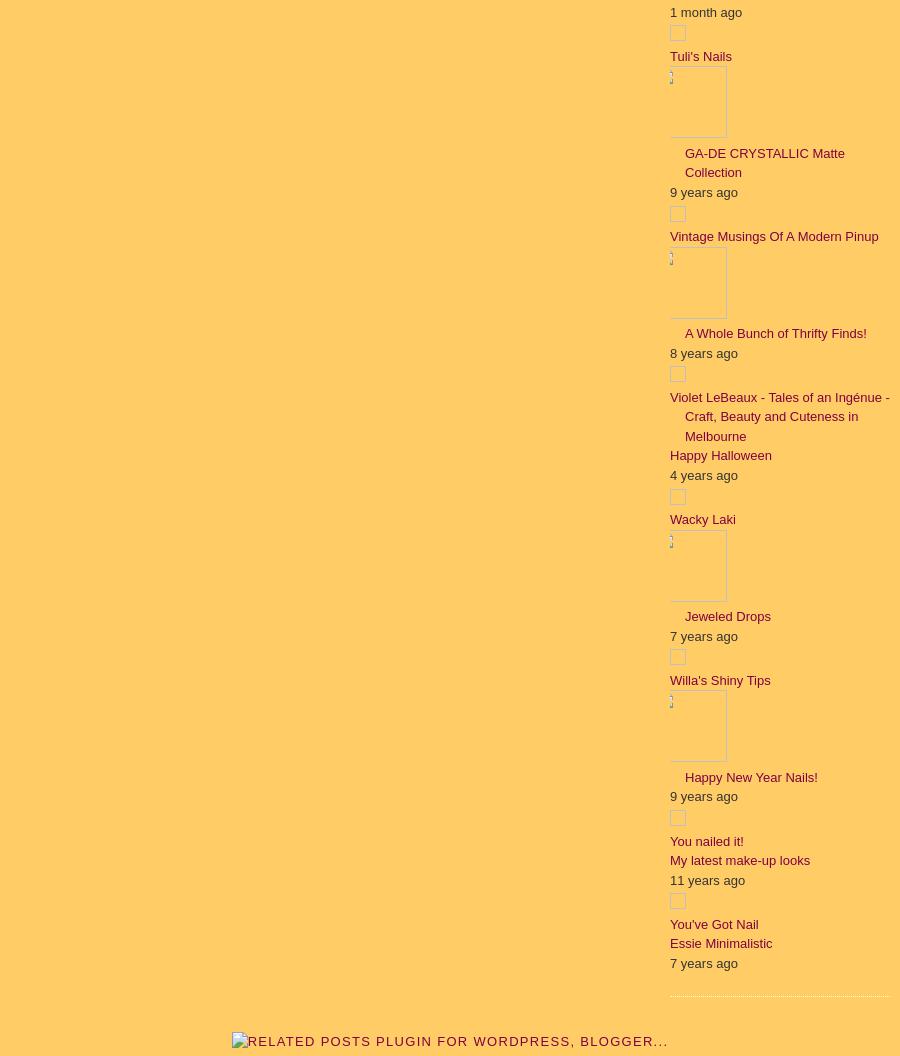 The image size is (900, 1056). What do you see at coordinates (669, 473) in the screenshot?
I see `'4 years ago'` at bounding box center [669, 473].